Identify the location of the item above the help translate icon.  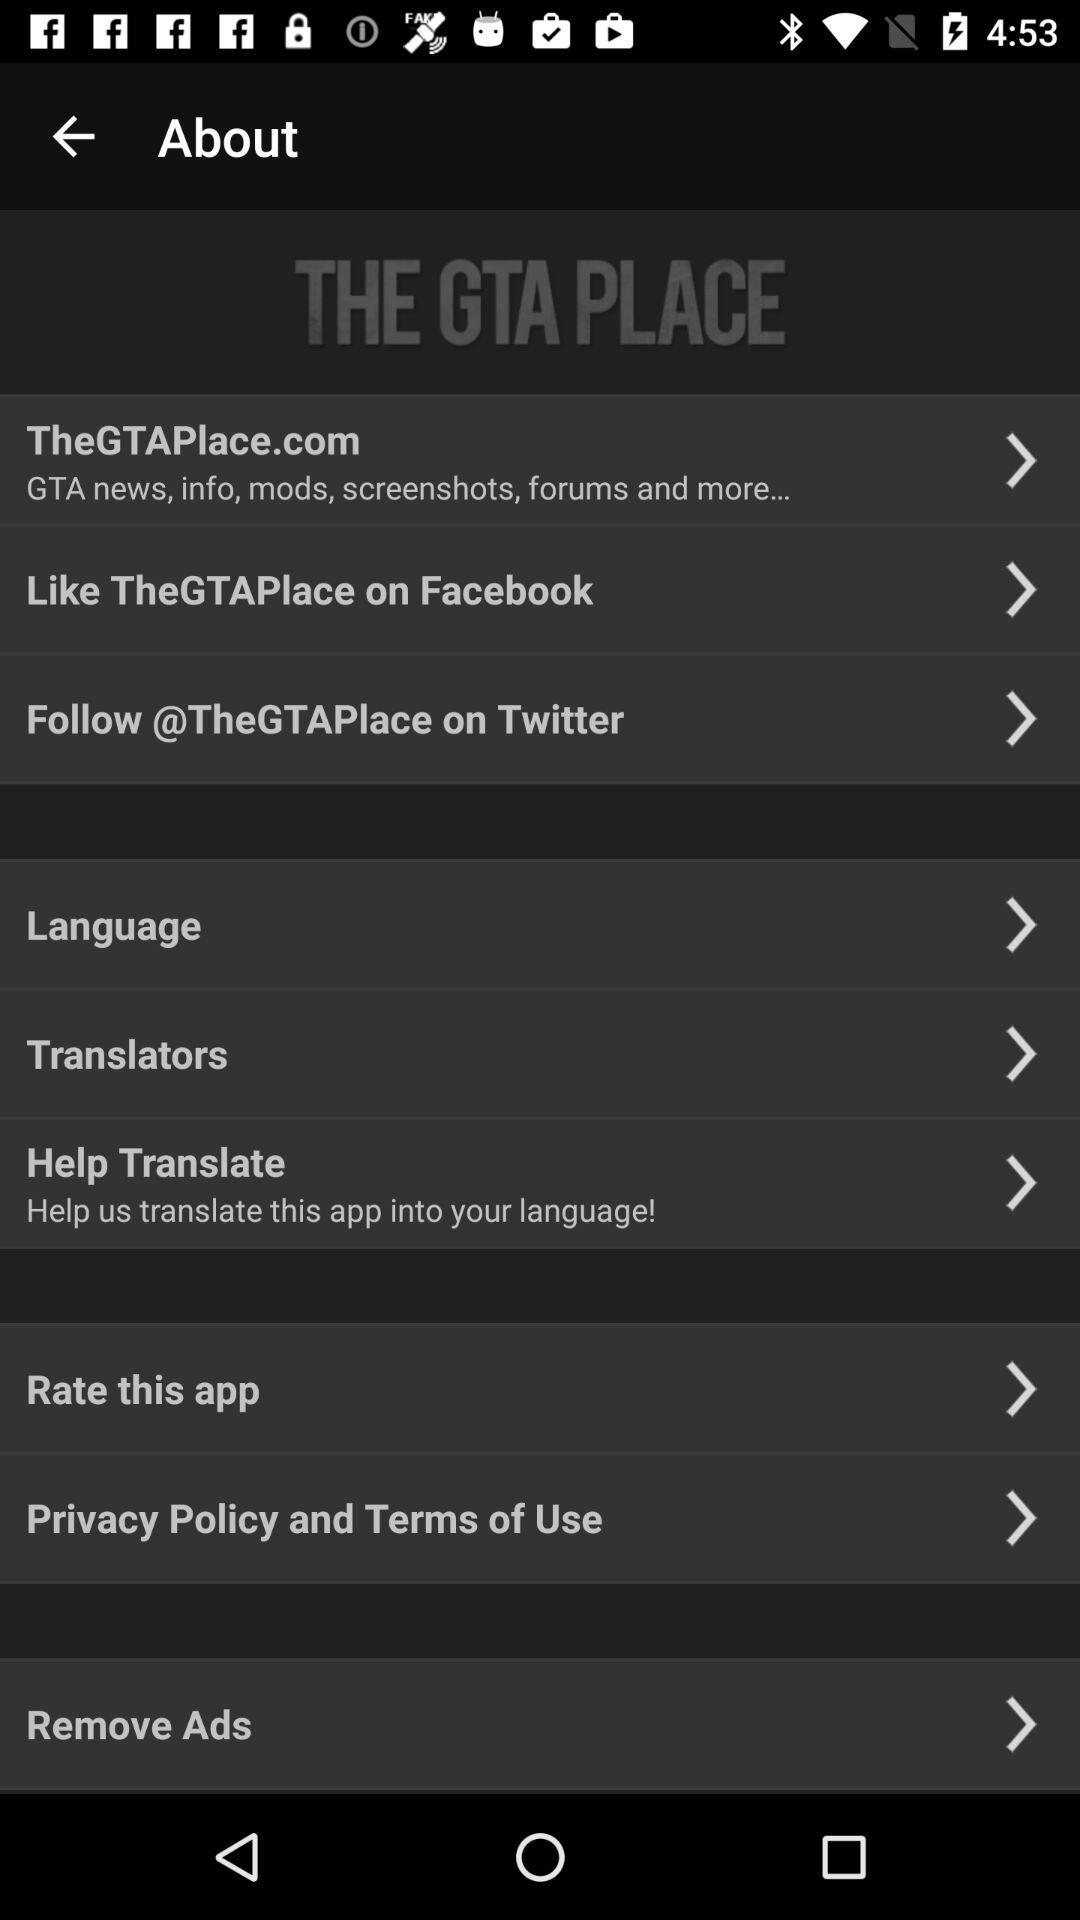
(127, 1052).